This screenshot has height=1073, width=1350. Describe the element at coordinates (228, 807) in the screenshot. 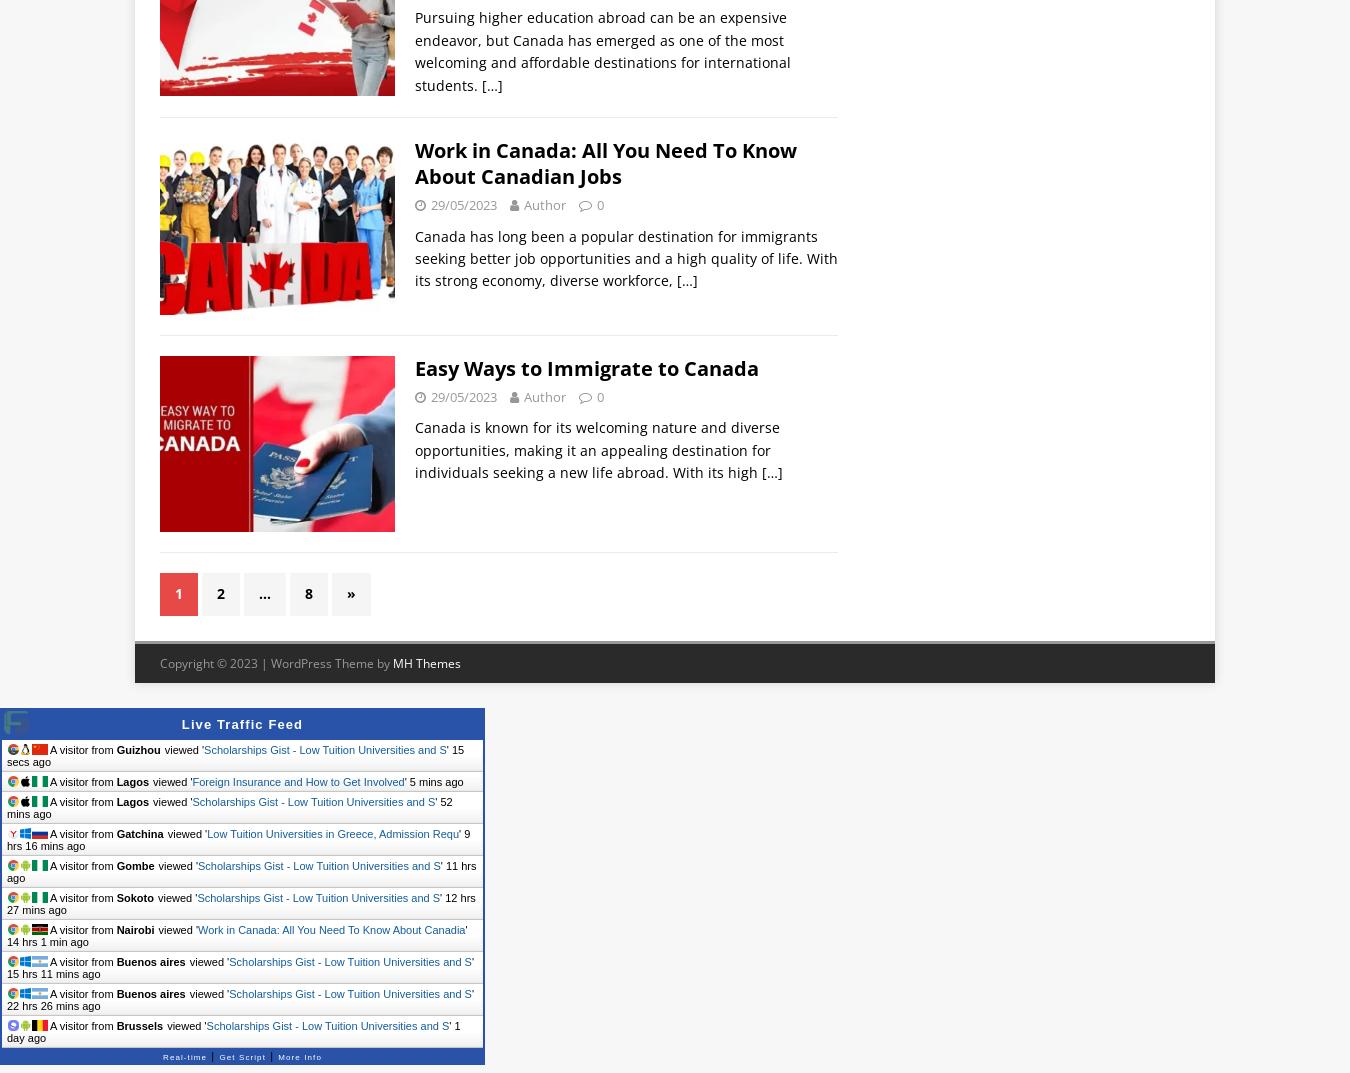

I see `'52 mins ago'` at that location.